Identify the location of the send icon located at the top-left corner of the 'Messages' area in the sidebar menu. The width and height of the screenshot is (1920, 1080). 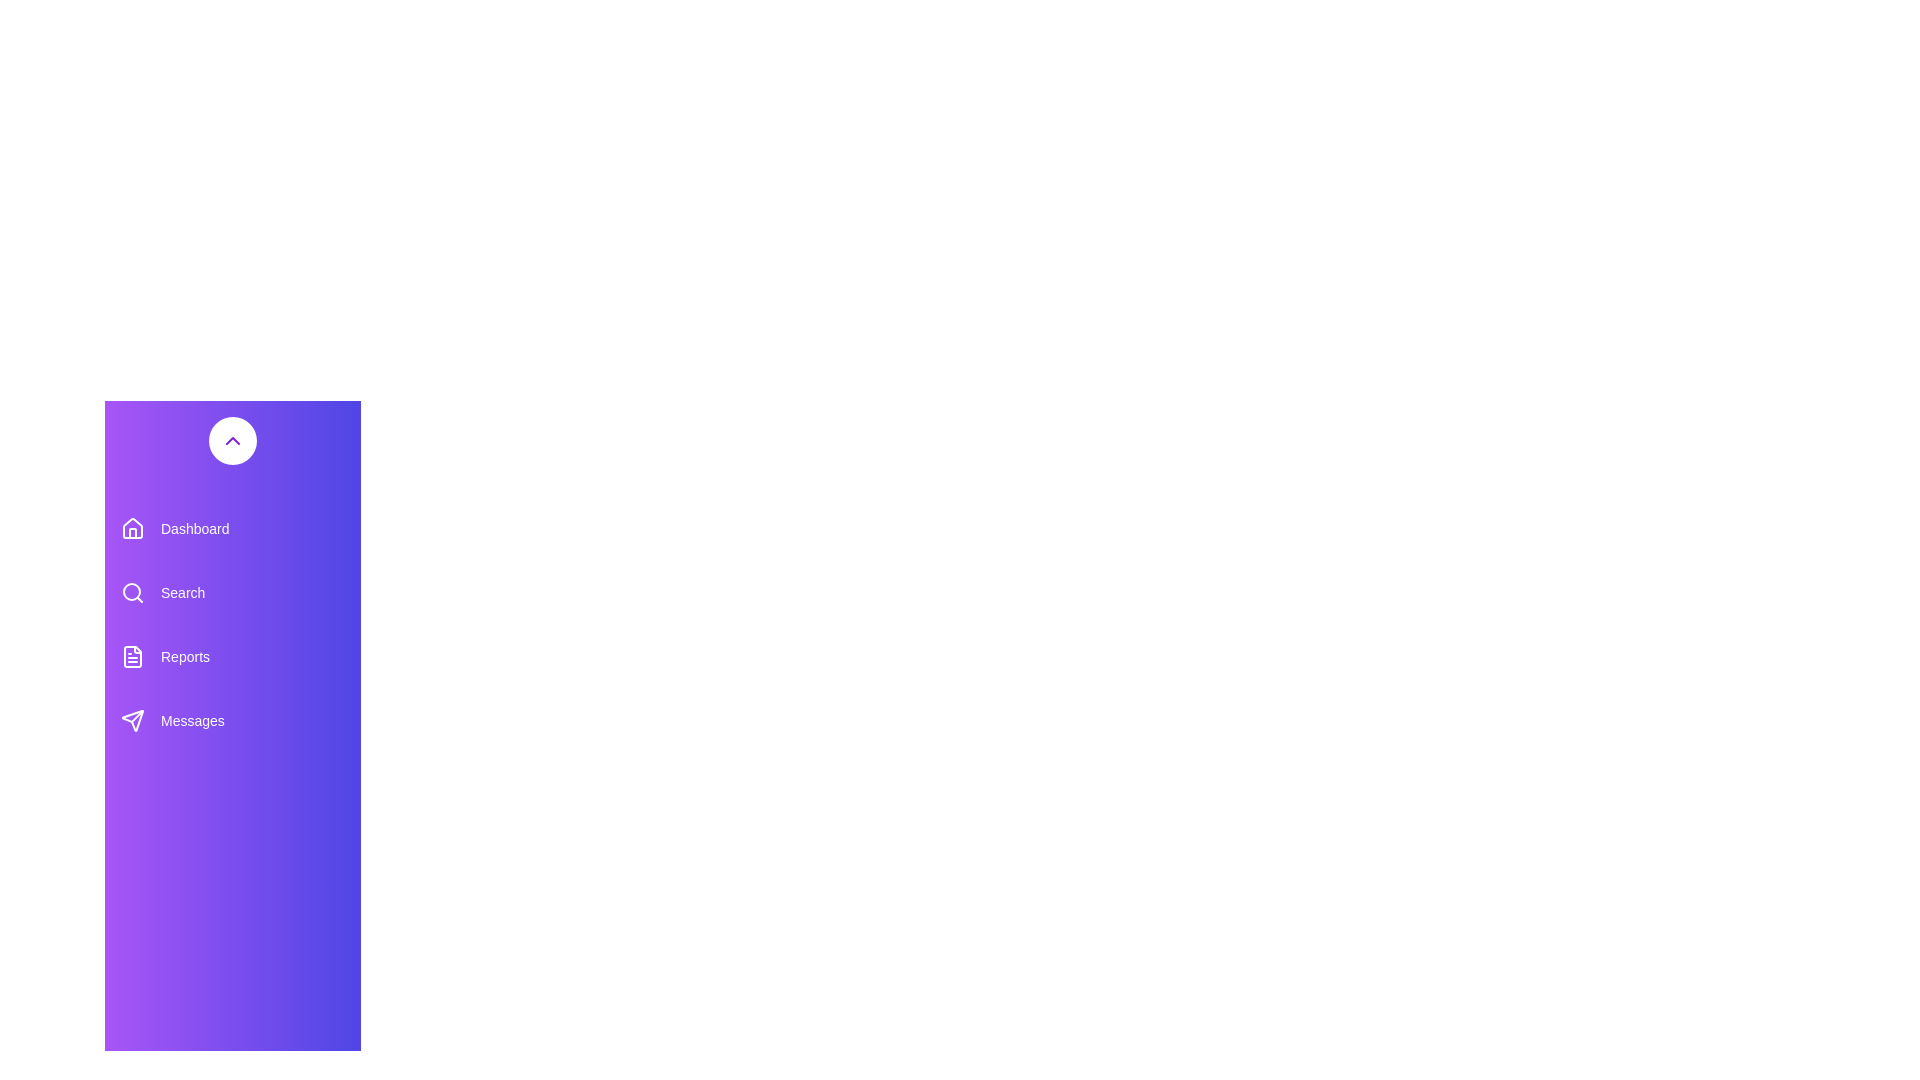
(132, 721).